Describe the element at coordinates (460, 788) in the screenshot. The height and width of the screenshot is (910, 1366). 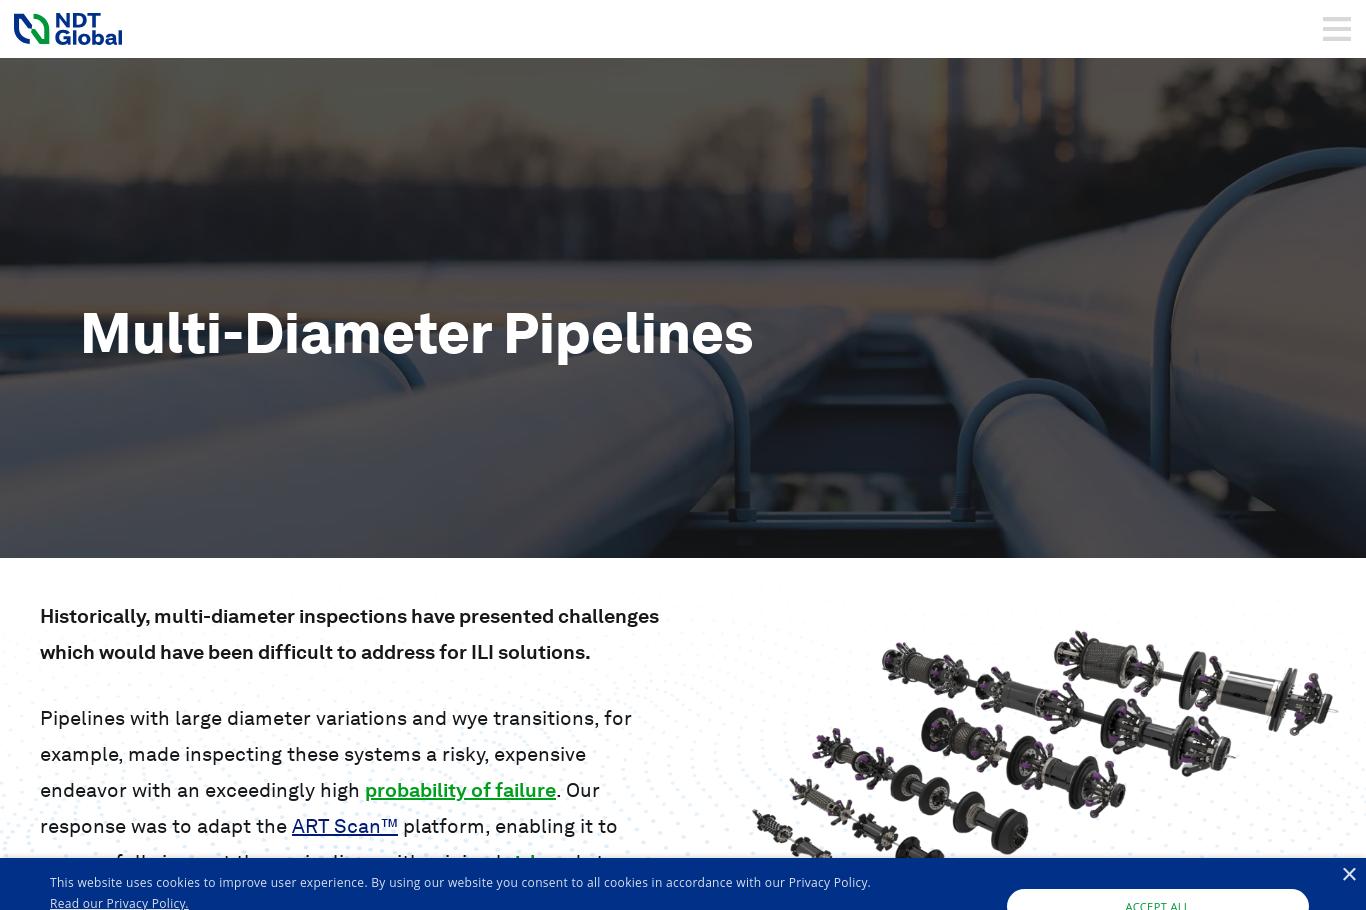
I see `'probability of failure'` at that location.